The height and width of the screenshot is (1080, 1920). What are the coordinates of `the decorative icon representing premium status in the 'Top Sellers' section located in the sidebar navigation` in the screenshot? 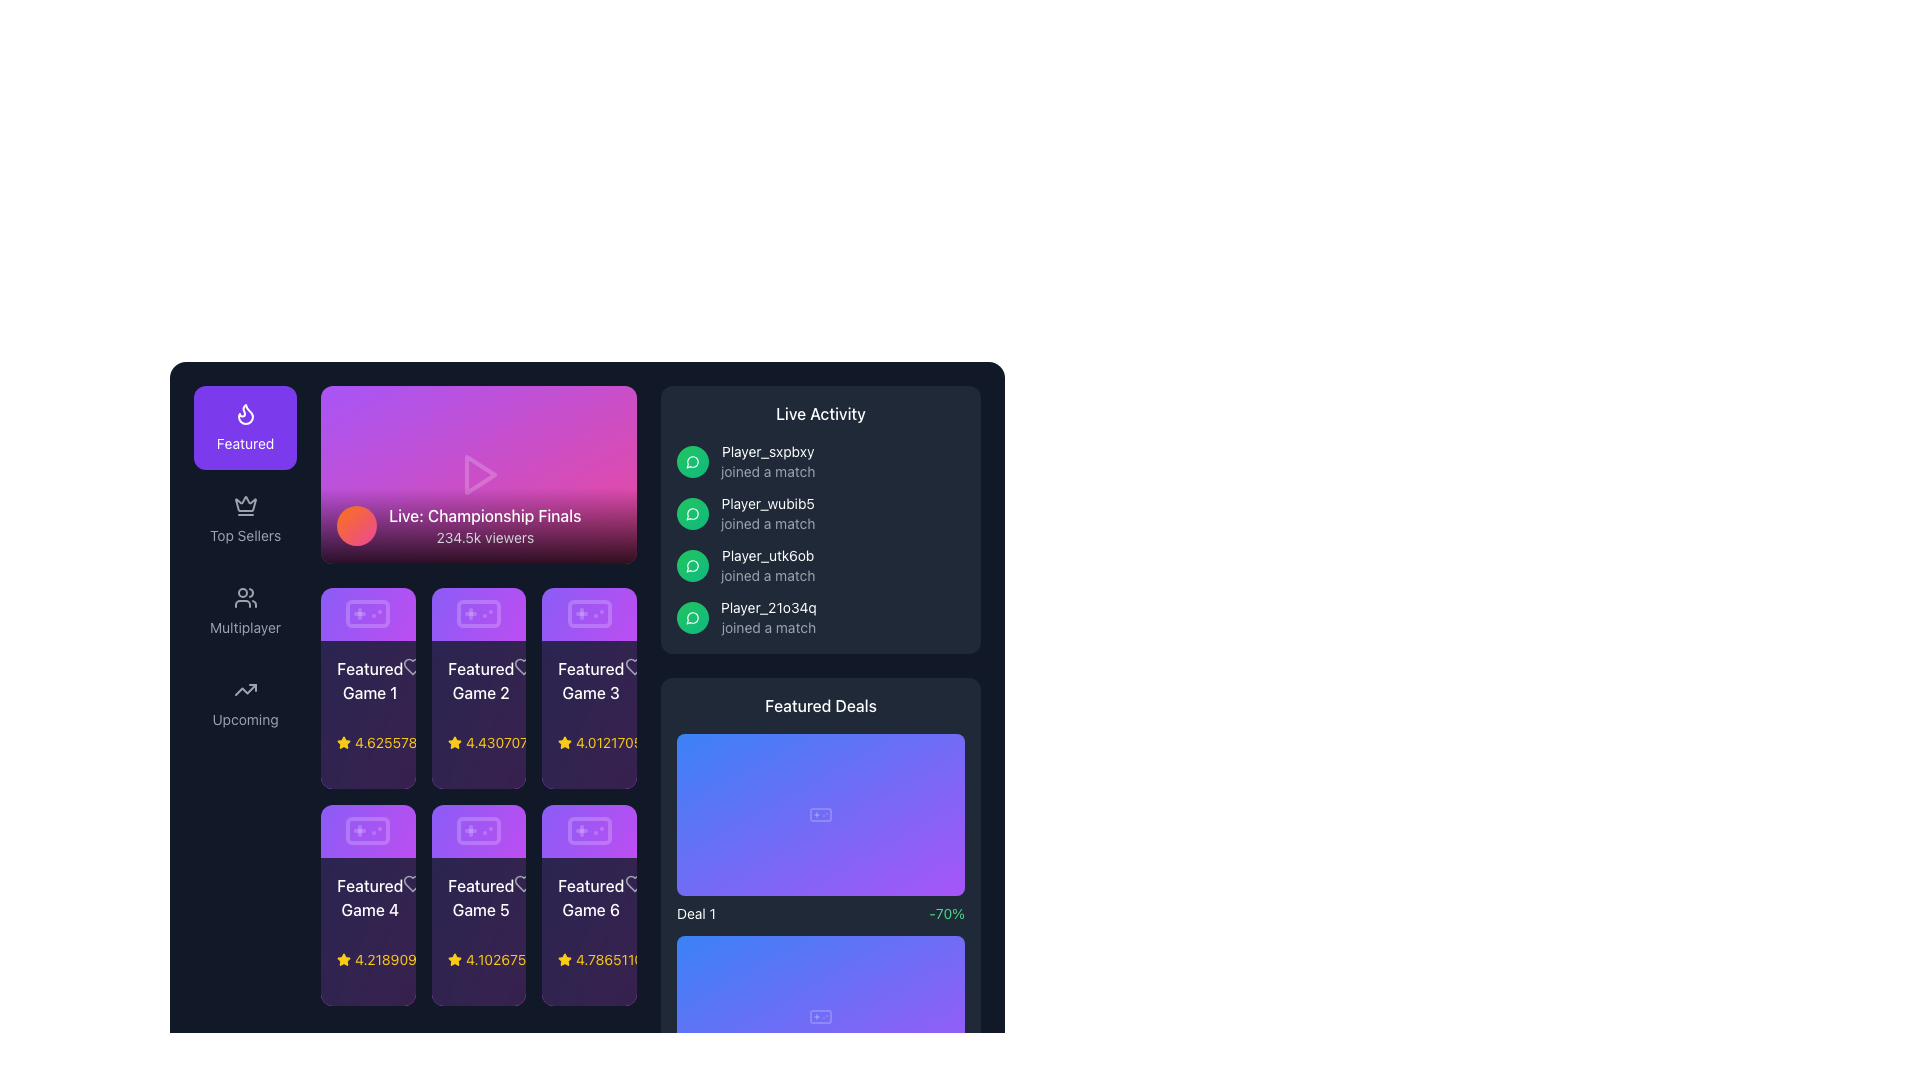 It's located at (244, 504).